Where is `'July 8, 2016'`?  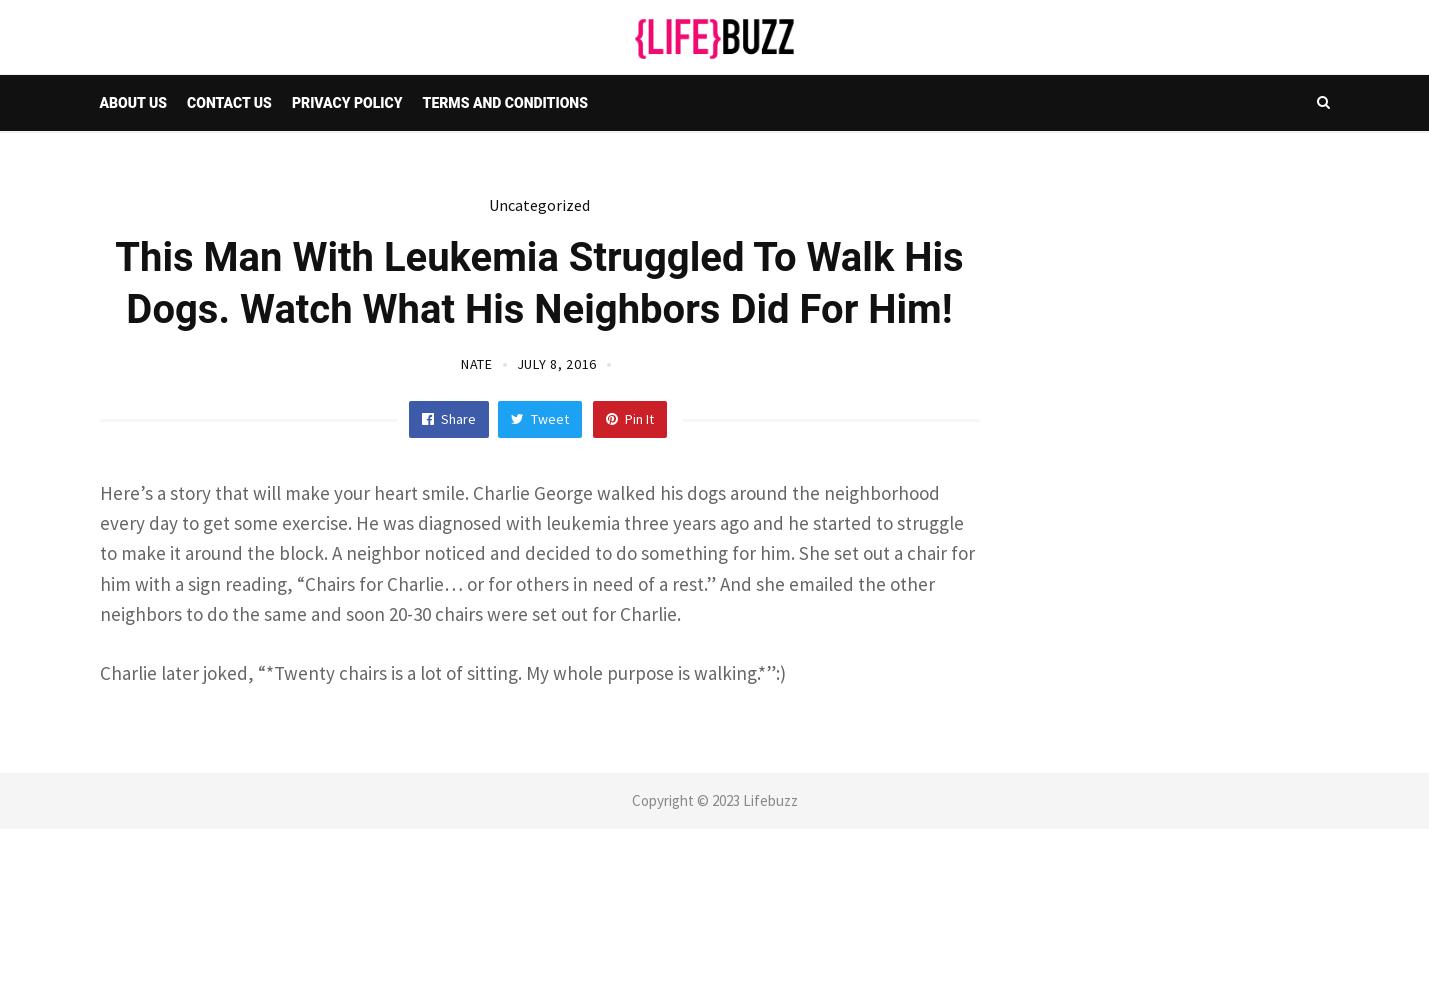
'July 8, 2016' is located at coordinates (515, 362).